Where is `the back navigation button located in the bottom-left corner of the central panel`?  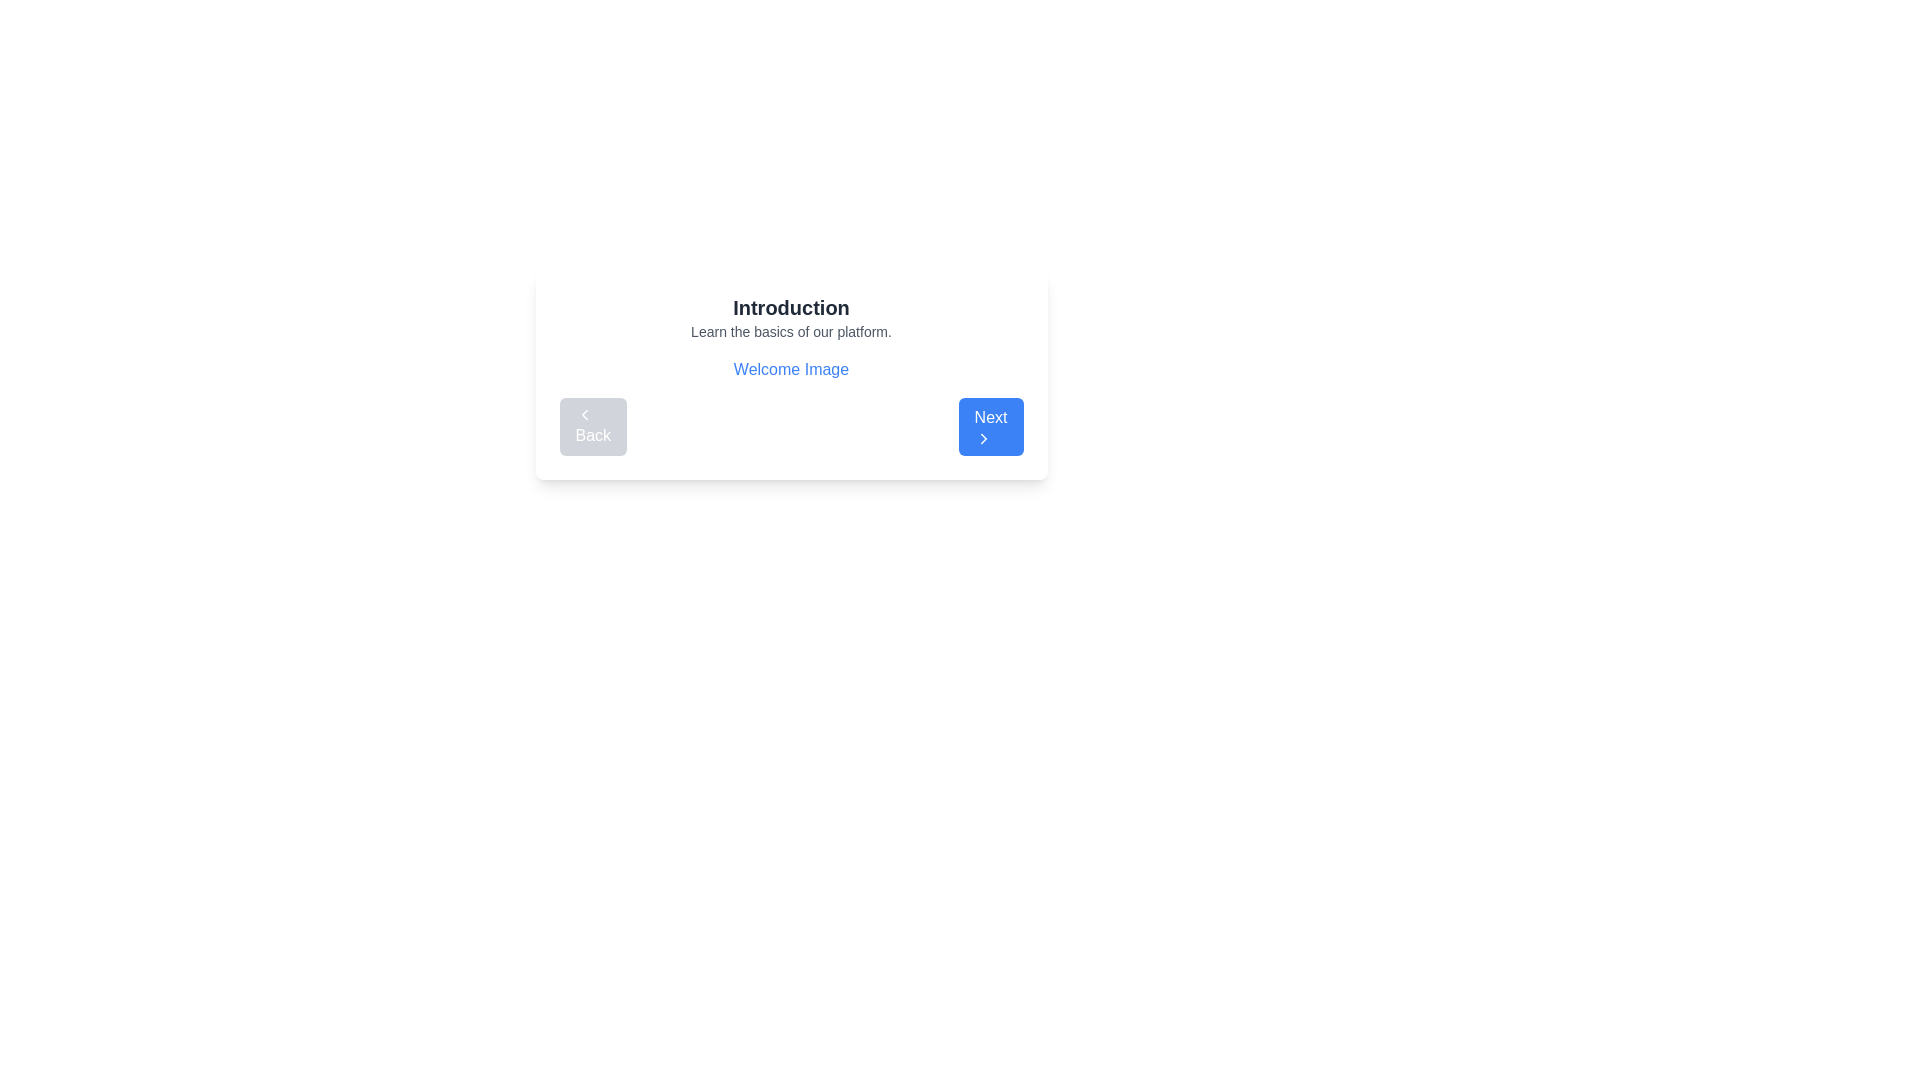 the back navigation button located in the bottom-left corner of the central panel is located at coordinates (592, 426).